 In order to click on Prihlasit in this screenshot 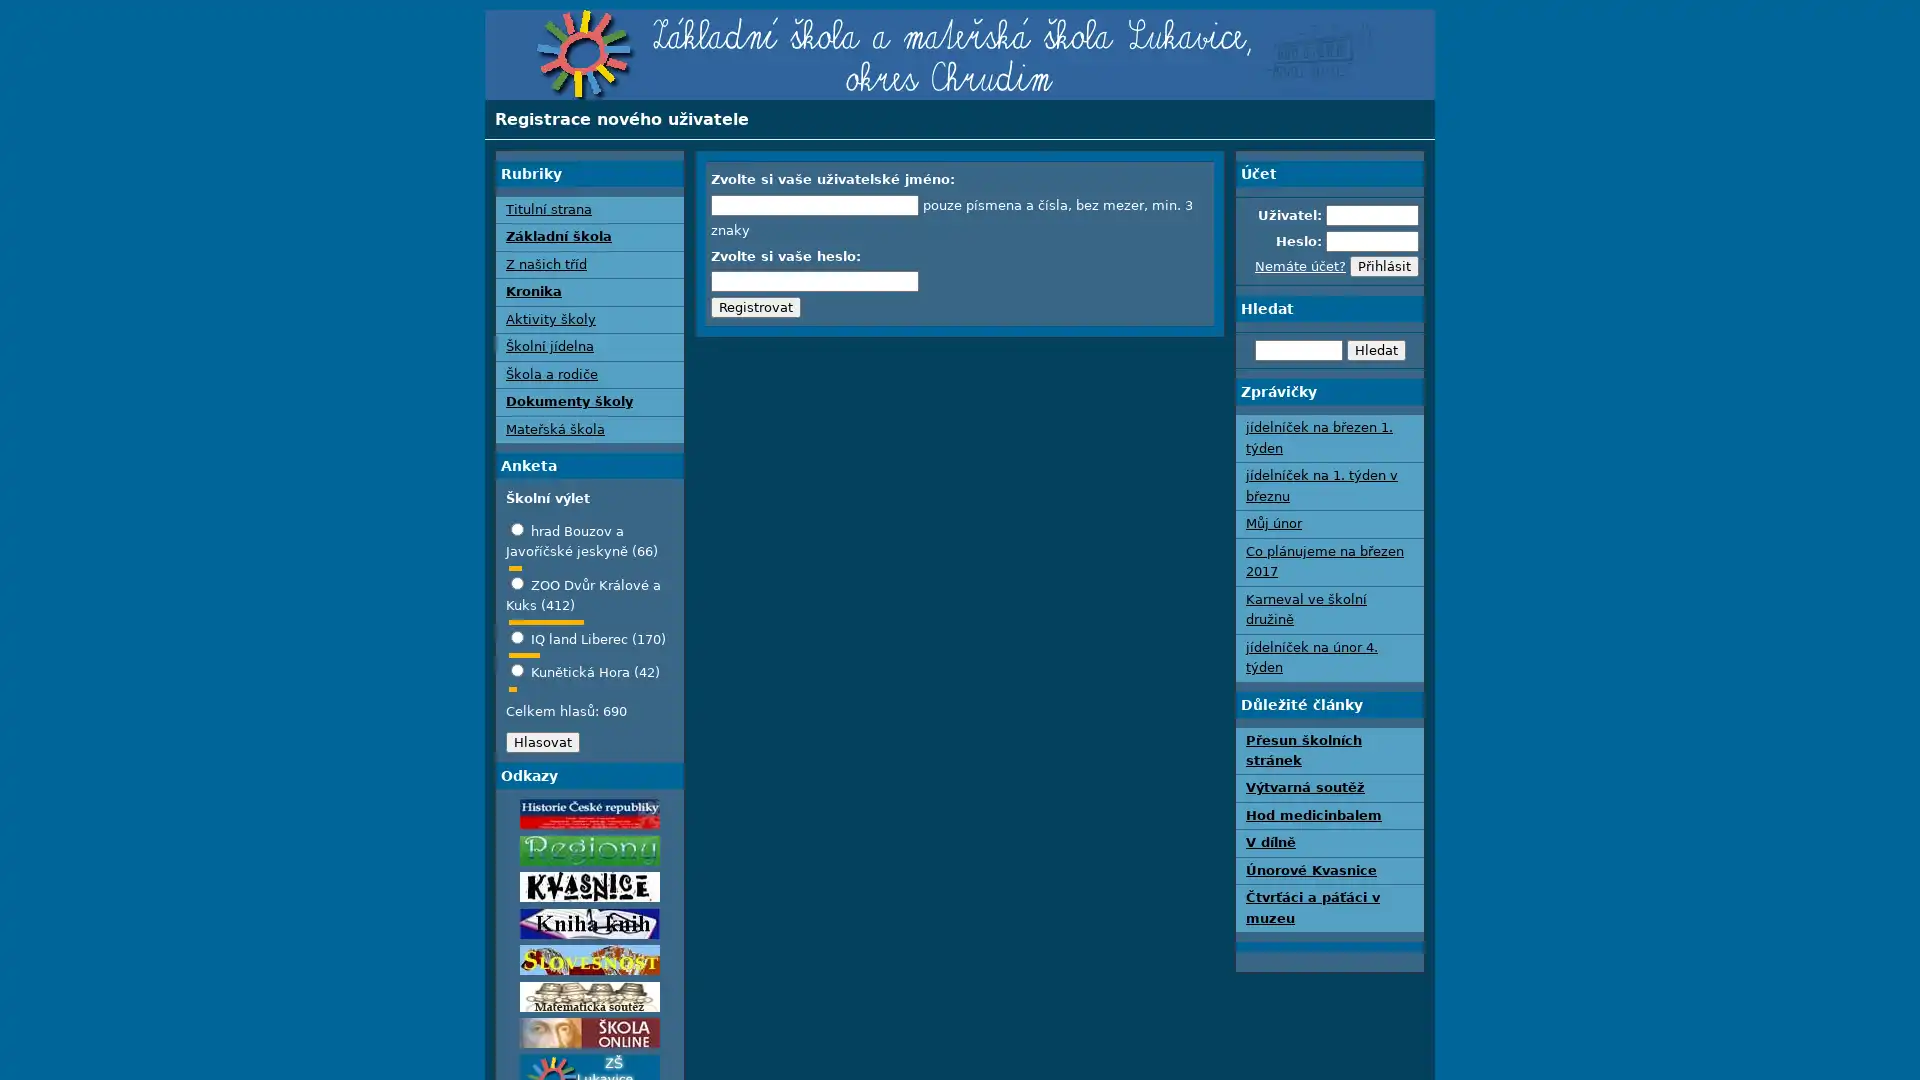, I will do `click(1383, 265)`.